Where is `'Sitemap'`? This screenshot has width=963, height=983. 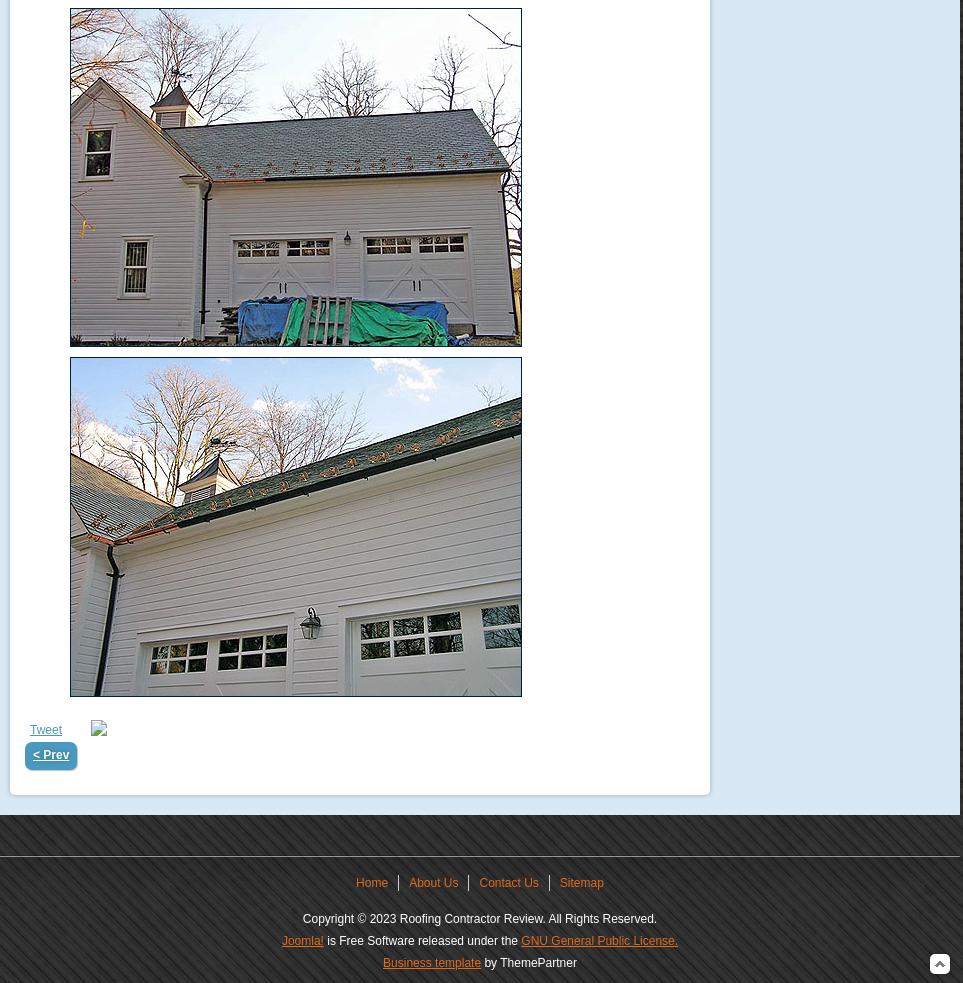
'Sitemap' is located at coordinates (580, 882).